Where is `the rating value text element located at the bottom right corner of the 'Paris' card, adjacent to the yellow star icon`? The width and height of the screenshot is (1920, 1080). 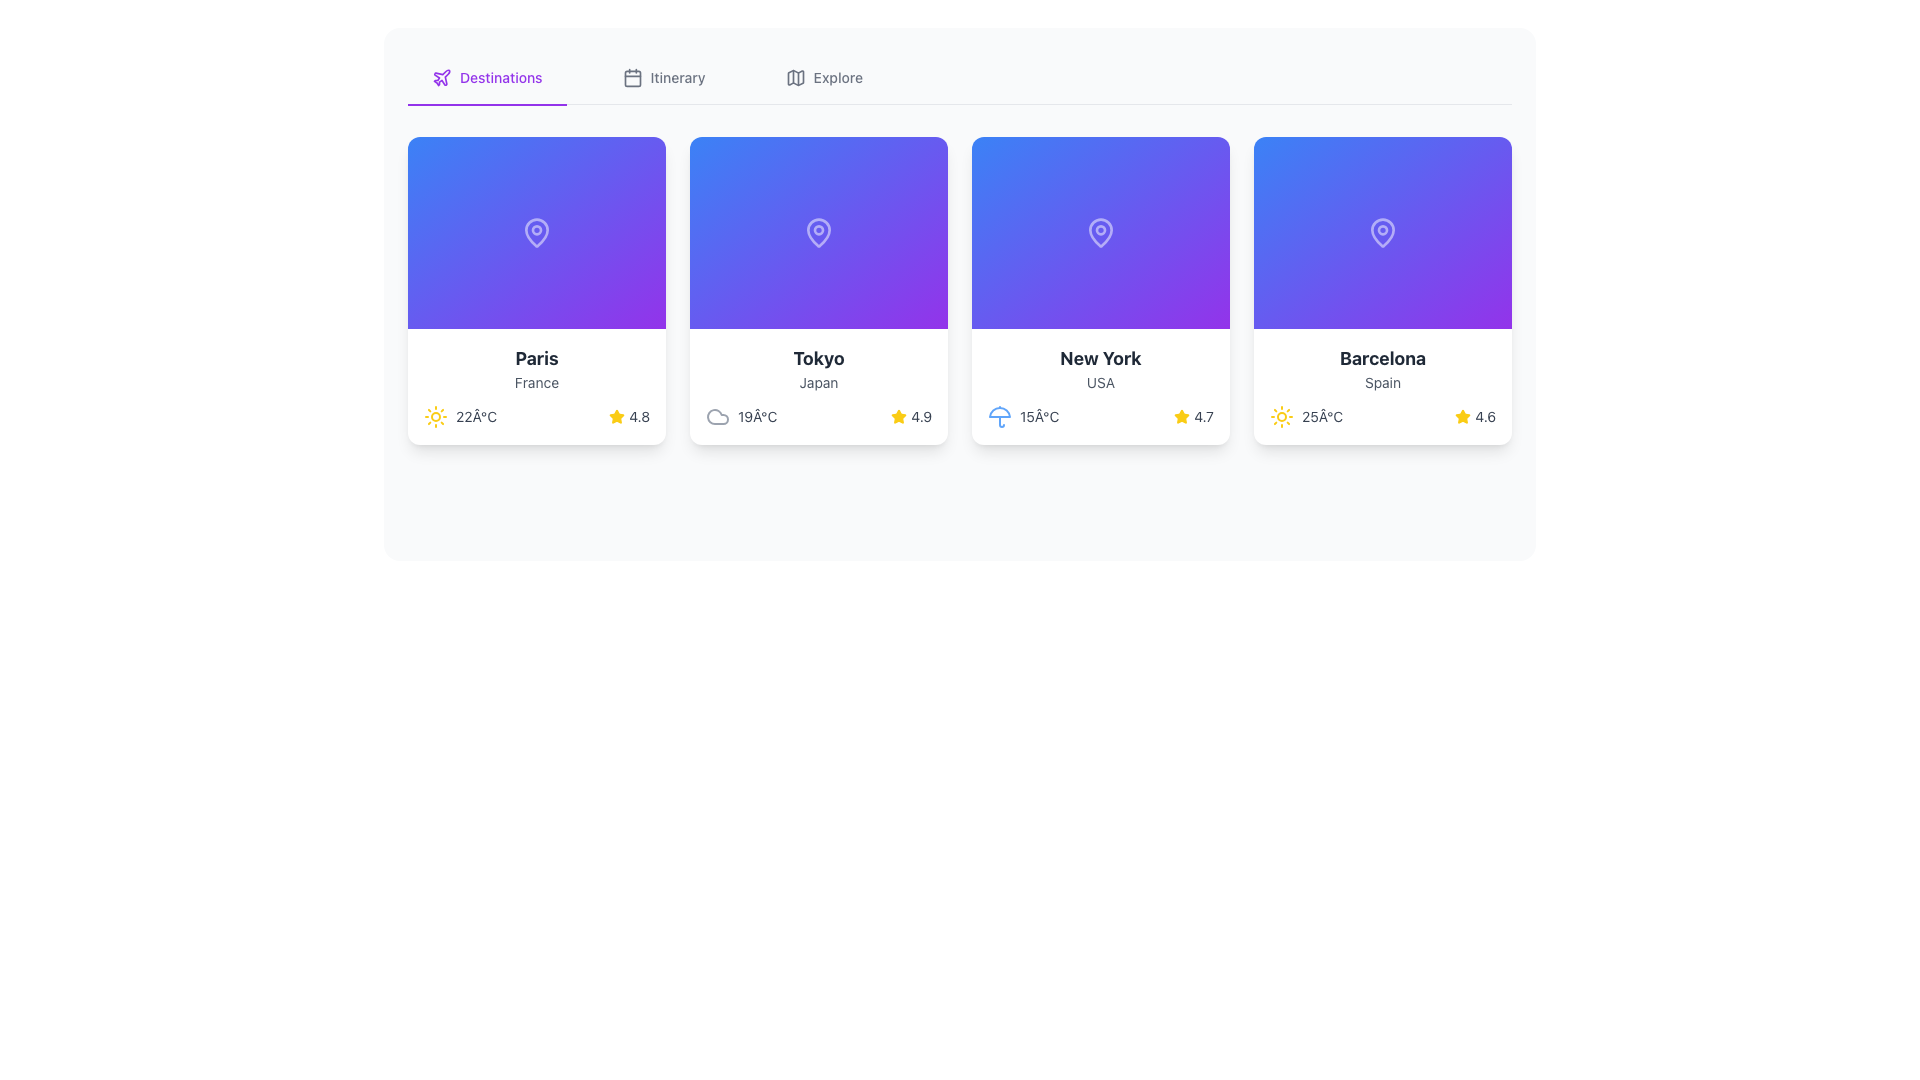 the rating value text element located at the bottom right corner of the 'Paris' card, adjacent to the yellow star icon is located at coordinates (638, 415).